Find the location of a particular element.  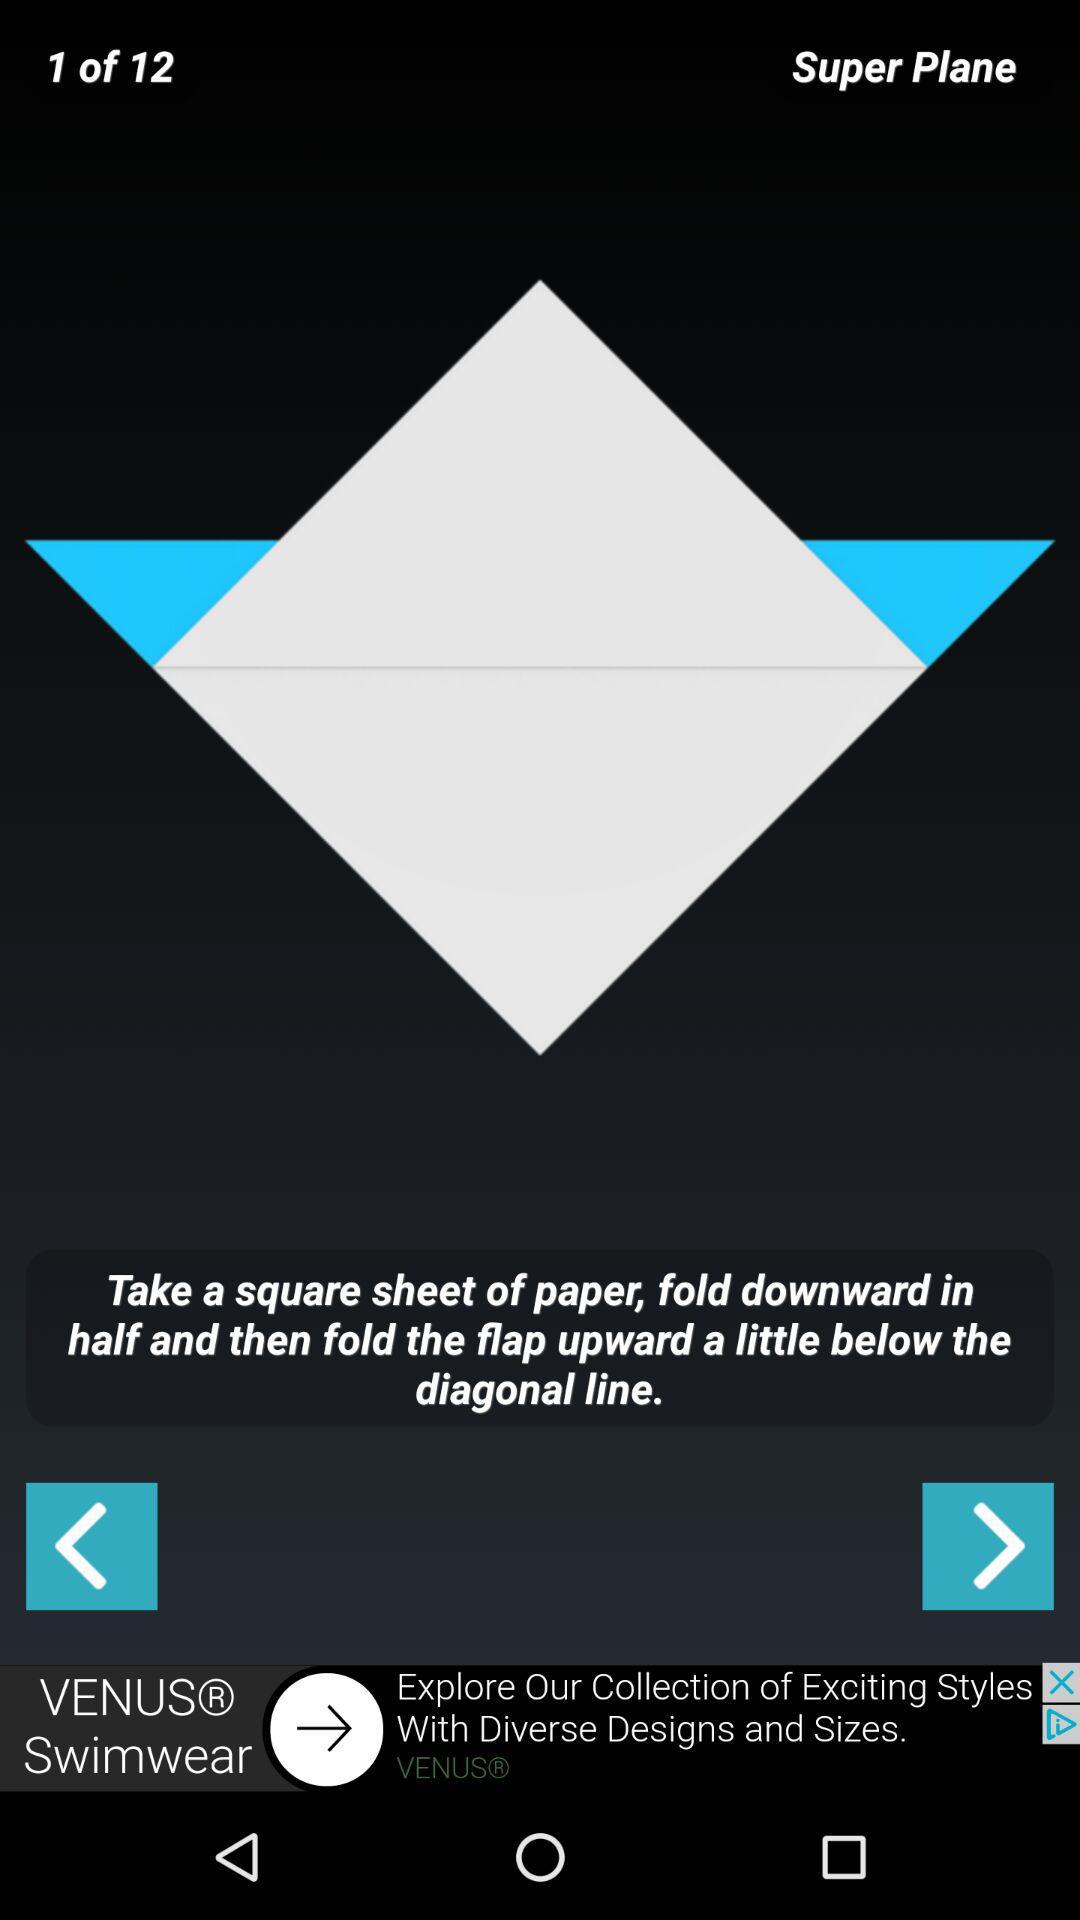

next button is located at coordinates (987, 1545).